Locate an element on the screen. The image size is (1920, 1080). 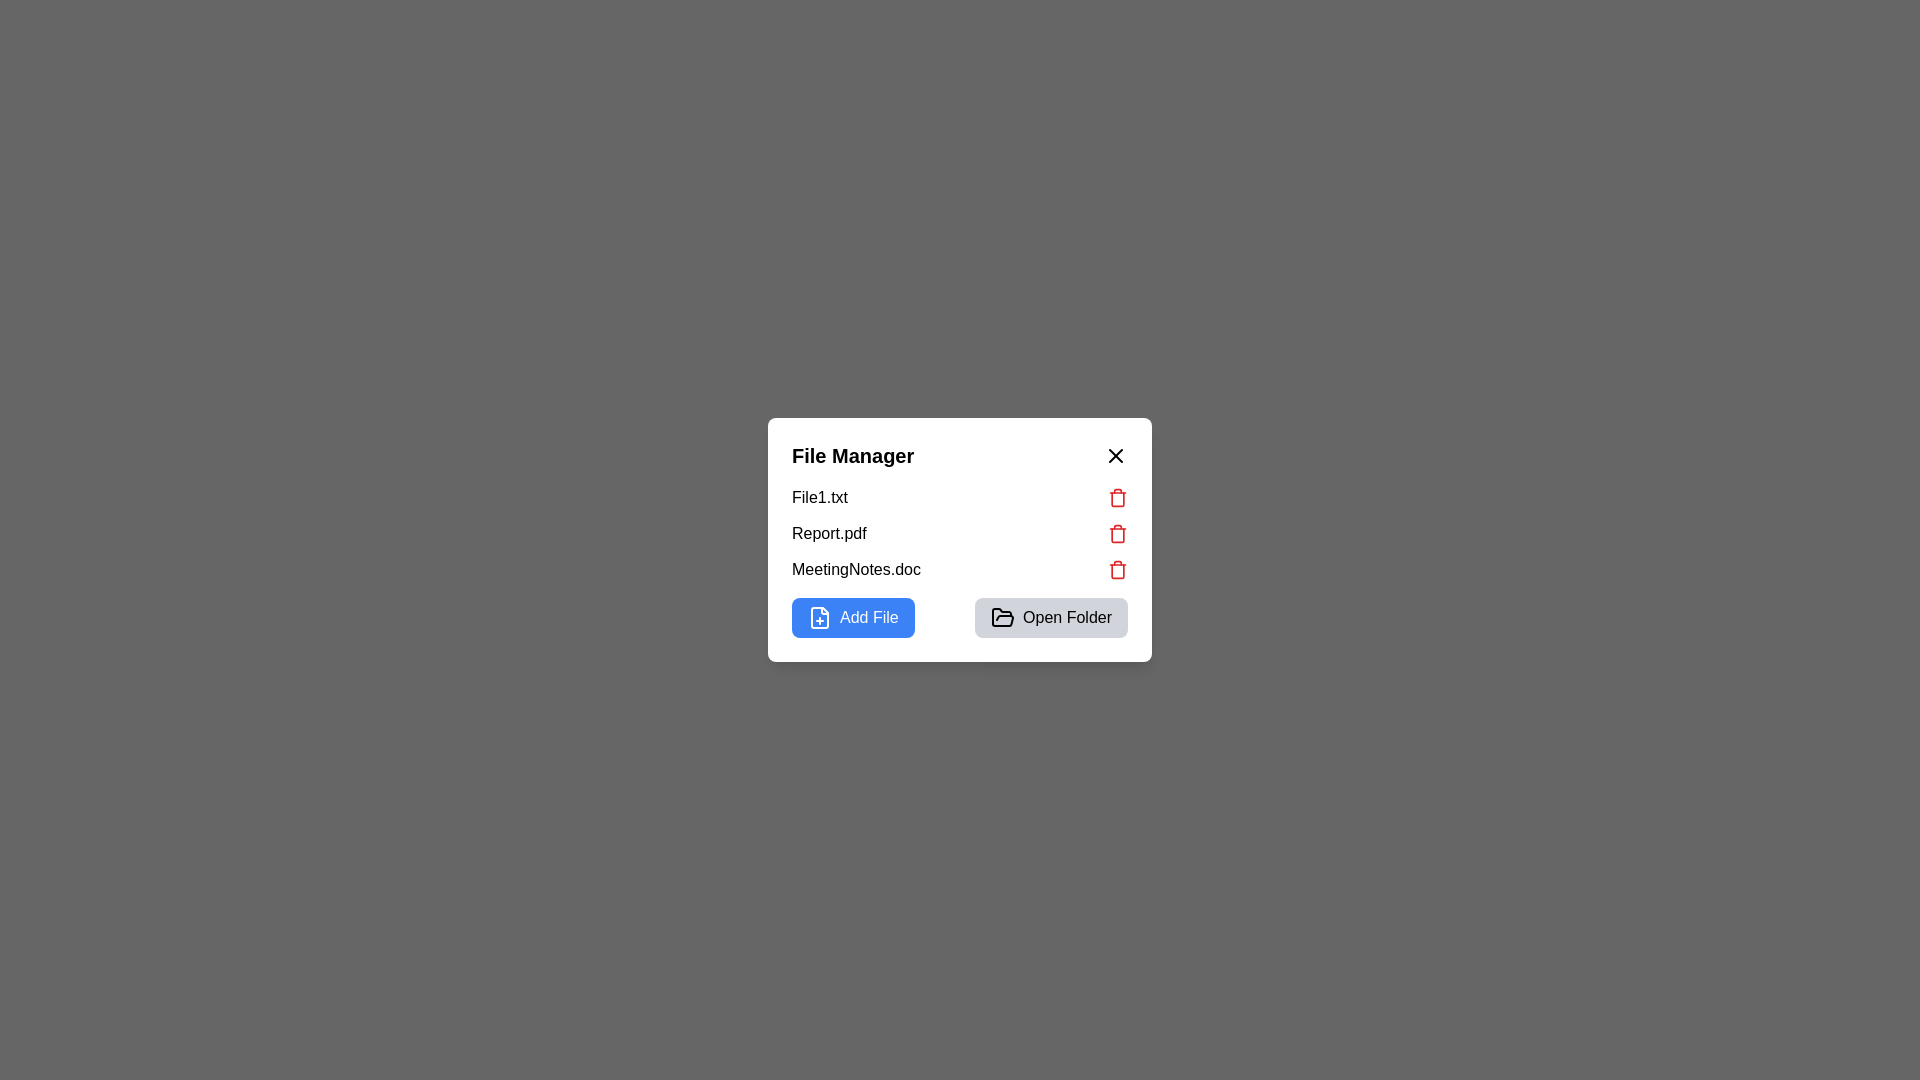
the text label indicating the file named 'File1.txt', which is the first item under the 'File Manager' header is located at coordinates (820, 496).